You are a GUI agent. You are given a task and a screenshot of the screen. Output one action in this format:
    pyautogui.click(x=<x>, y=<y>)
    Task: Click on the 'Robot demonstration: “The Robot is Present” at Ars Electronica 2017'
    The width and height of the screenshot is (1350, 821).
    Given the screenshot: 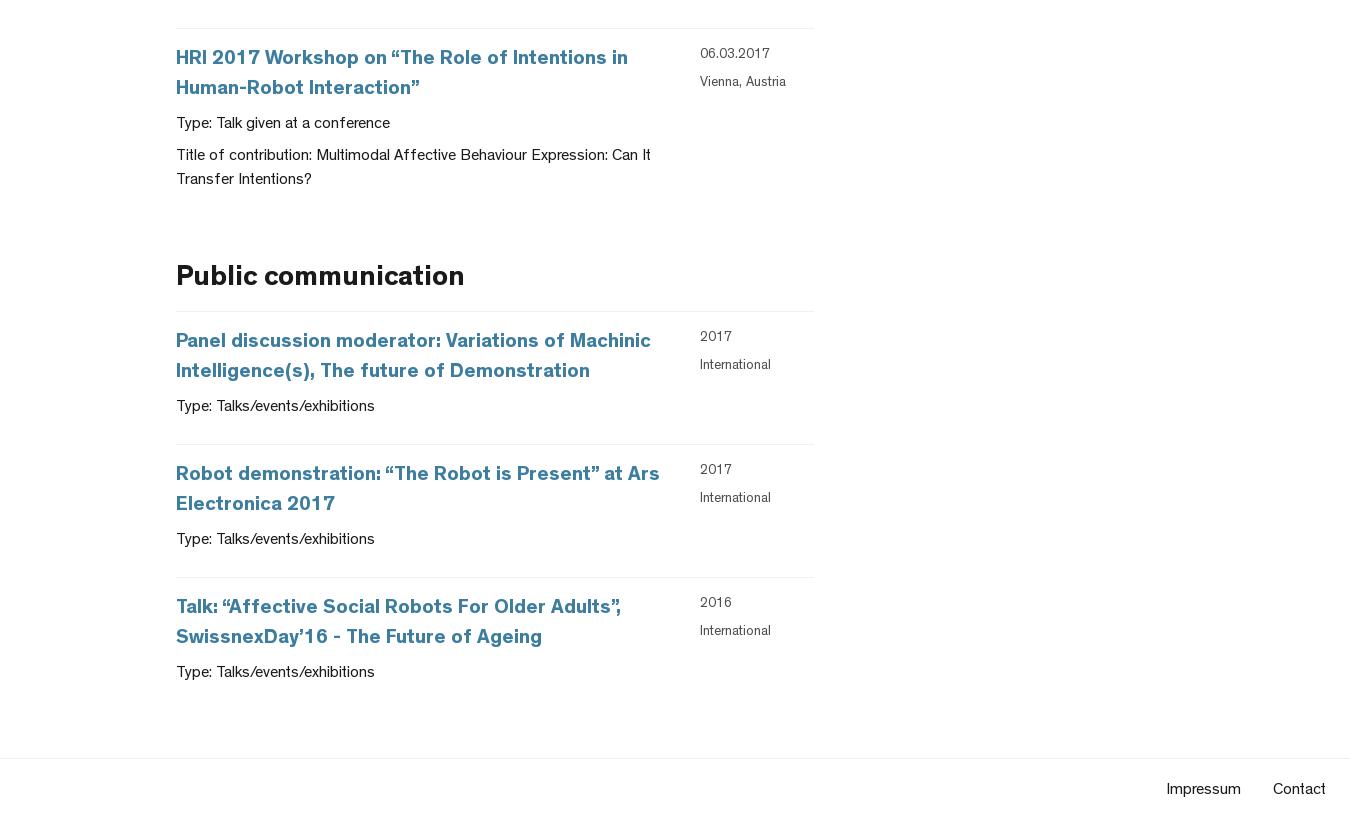 What is the action you would take?
    pyautogui.click(x=417, y=490)
    